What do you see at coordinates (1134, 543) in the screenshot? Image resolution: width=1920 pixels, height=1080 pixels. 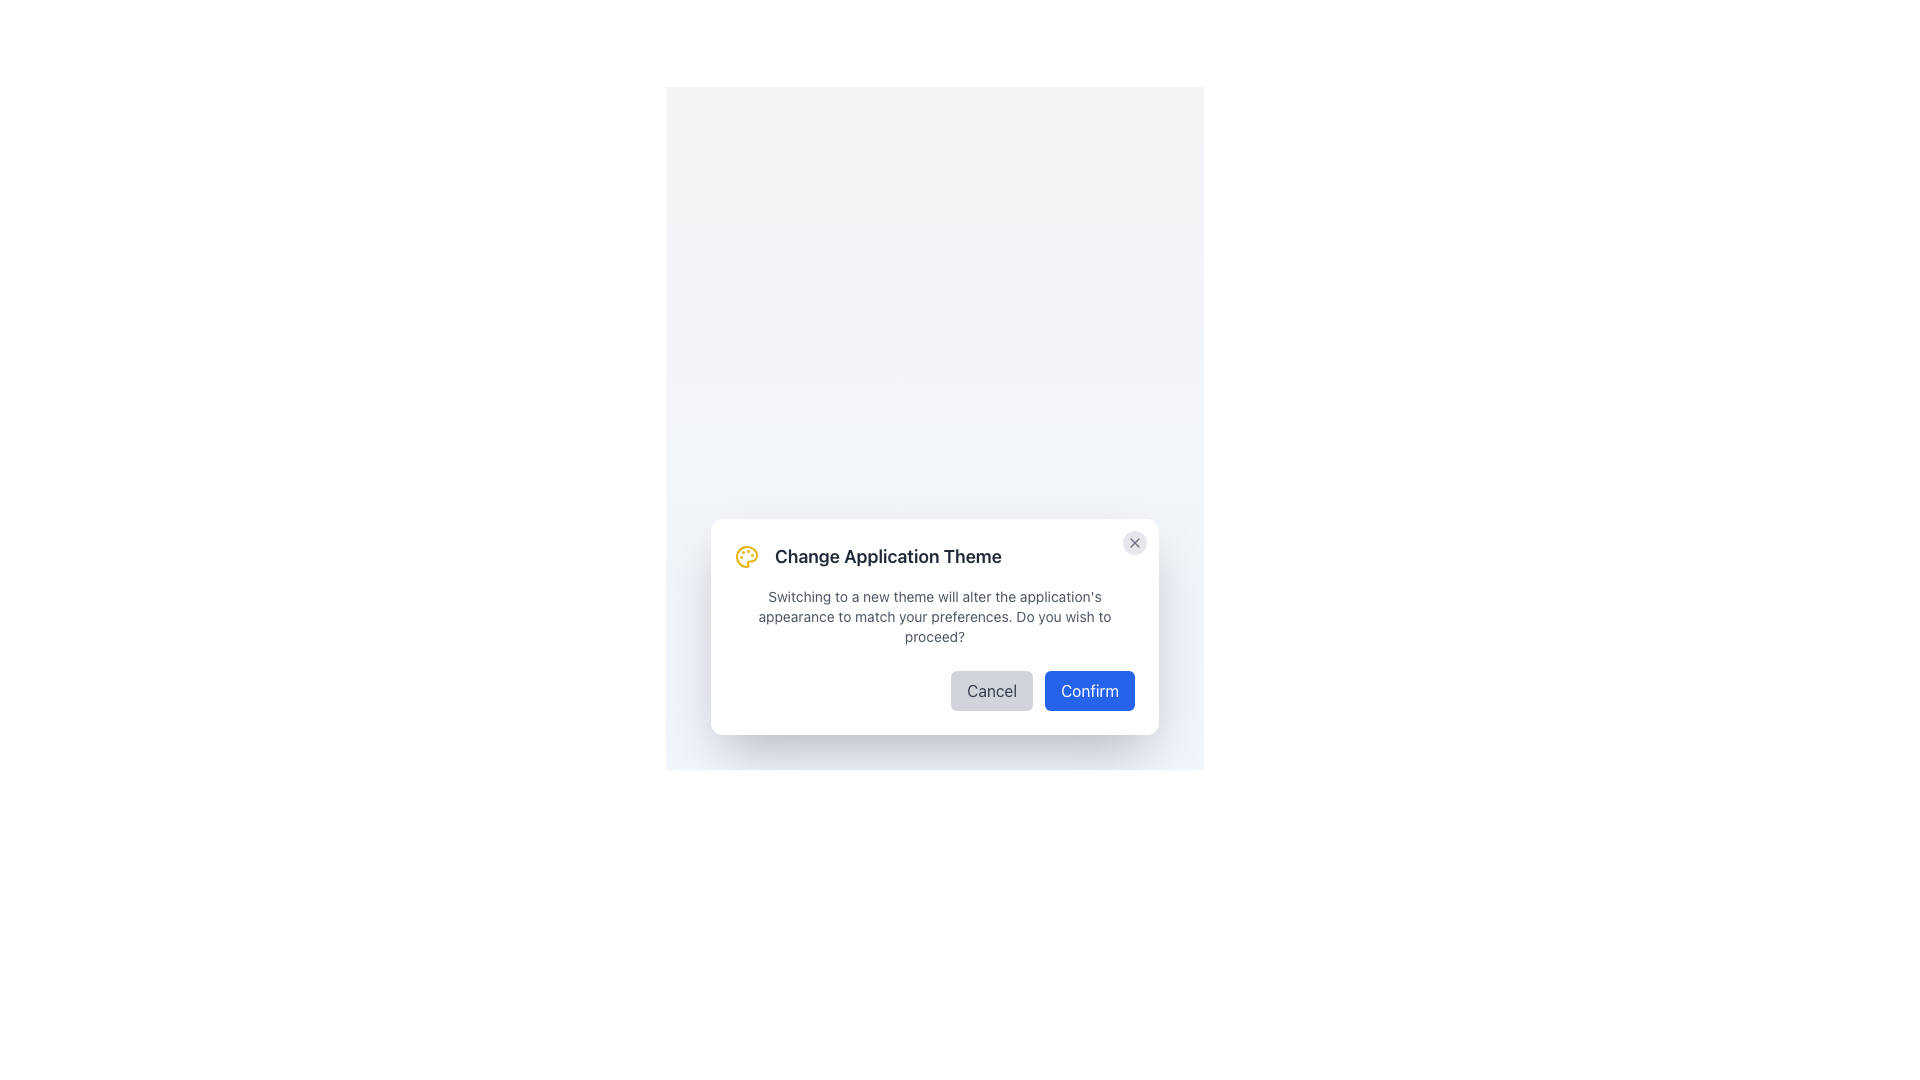 I see `the close button located in the top-right corner of the dialog box` at bounding box center [1134, 543].